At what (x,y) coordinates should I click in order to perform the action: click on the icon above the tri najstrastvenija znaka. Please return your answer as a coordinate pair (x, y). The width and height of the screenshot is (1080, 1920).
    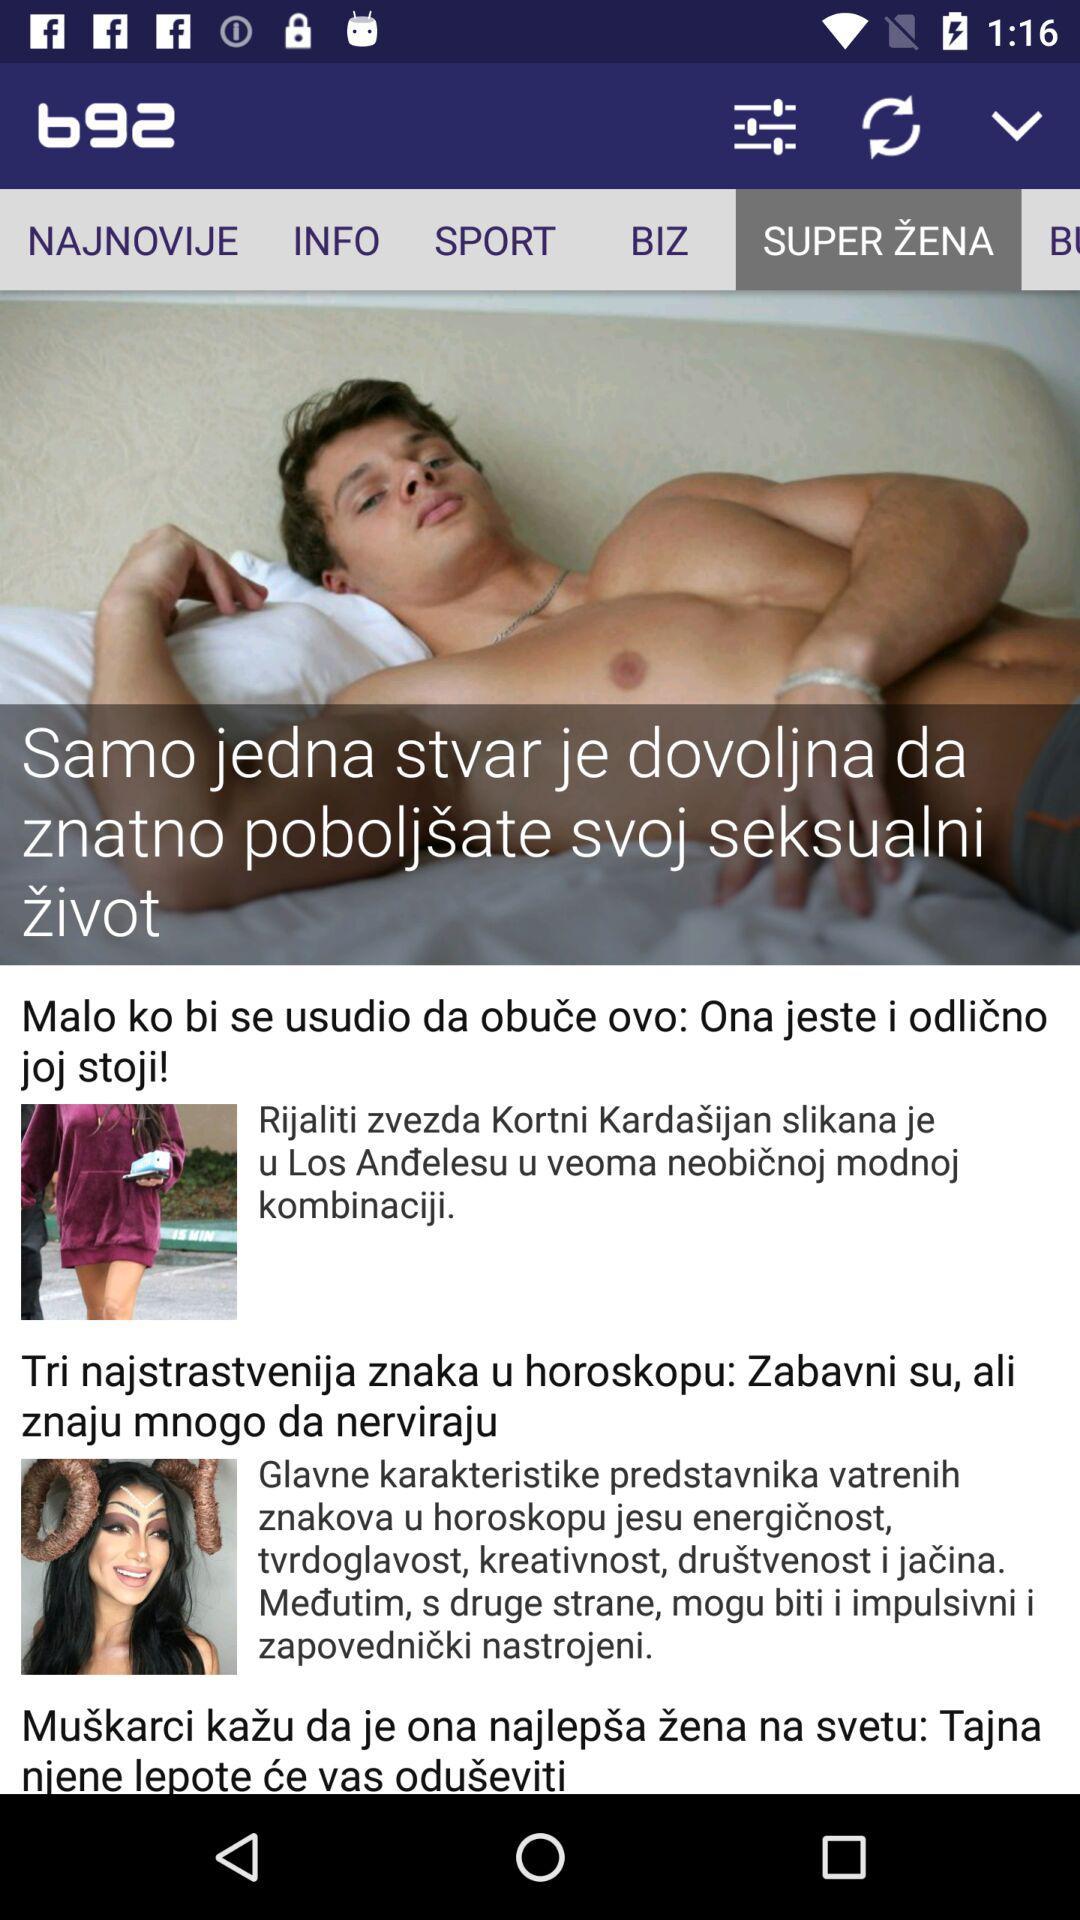
    Looking at the image, I should click on (658, 1161).